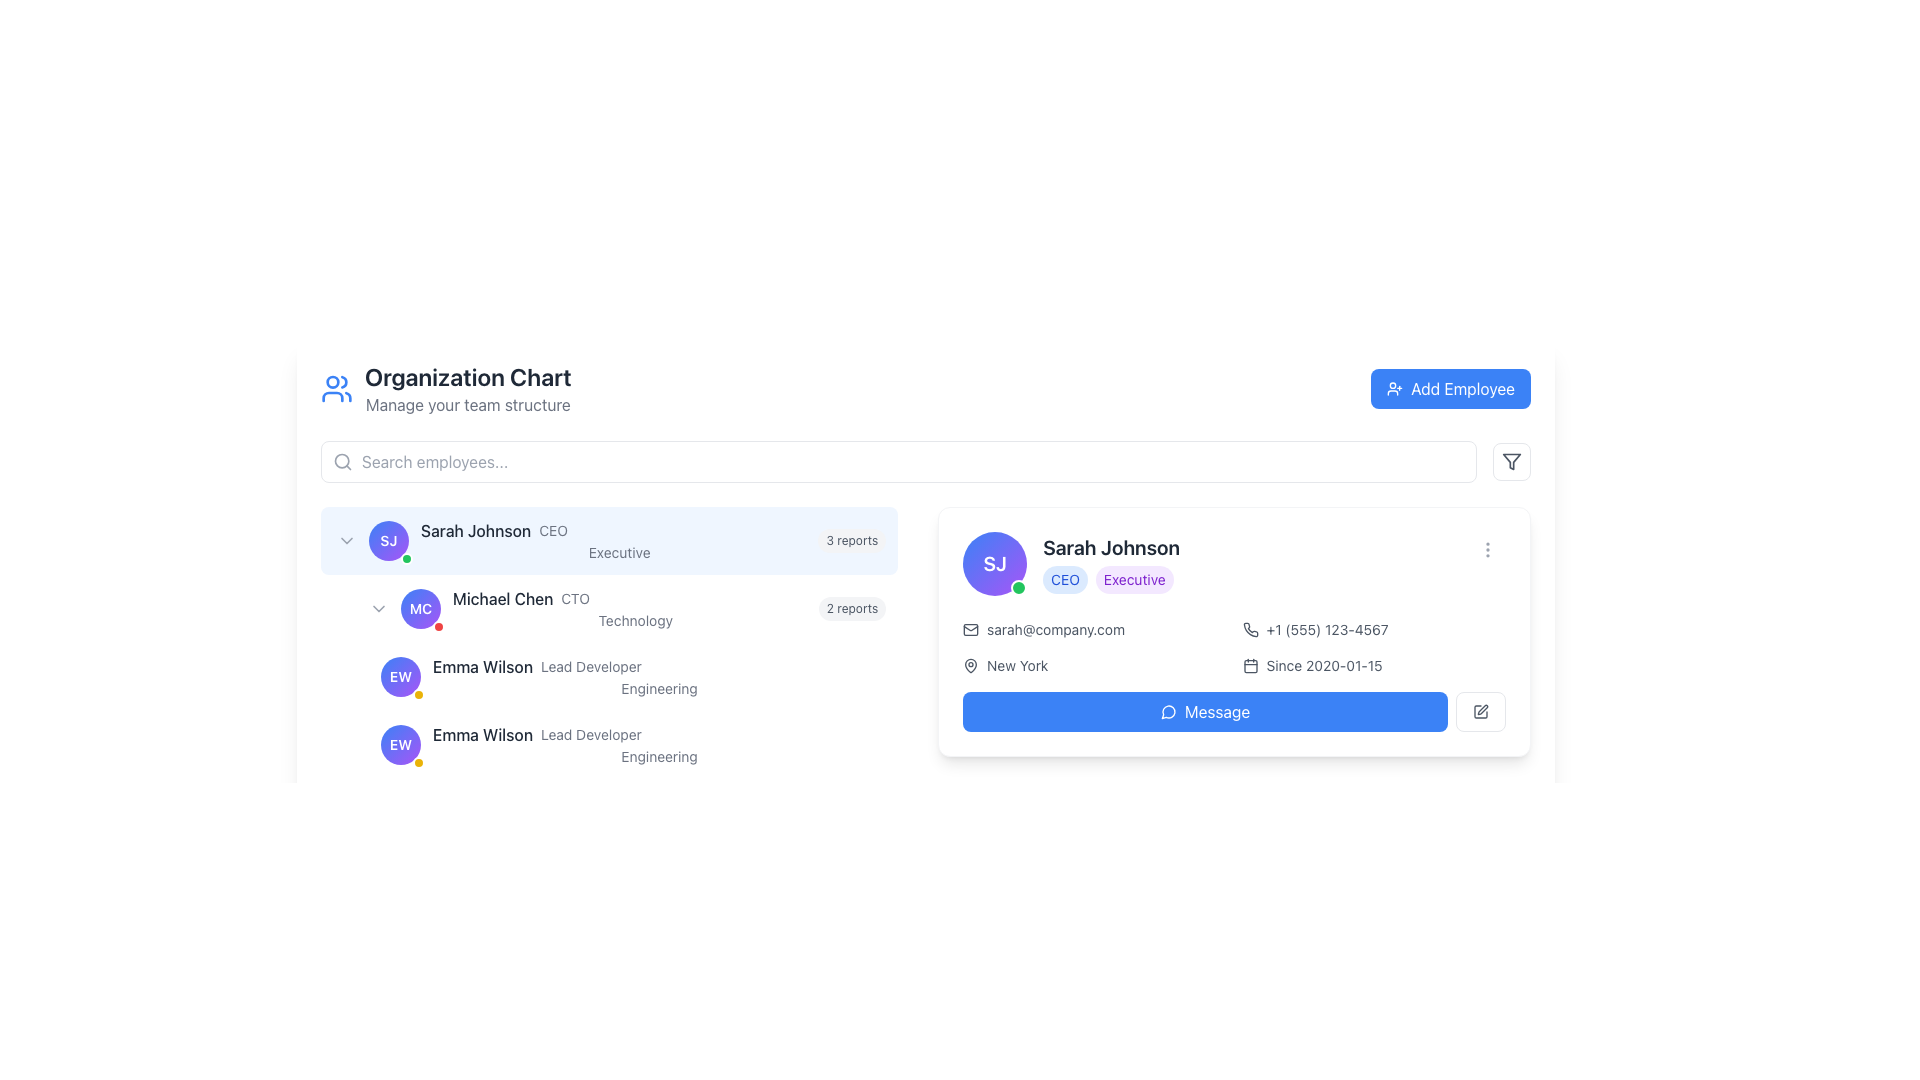  What do you see at coordinates (1481, 711) in the screenshot?
I see `the square button with a pen icon located in the bottom right corner of Sarah Johnson's profile` at bounding box center [1481, 711].